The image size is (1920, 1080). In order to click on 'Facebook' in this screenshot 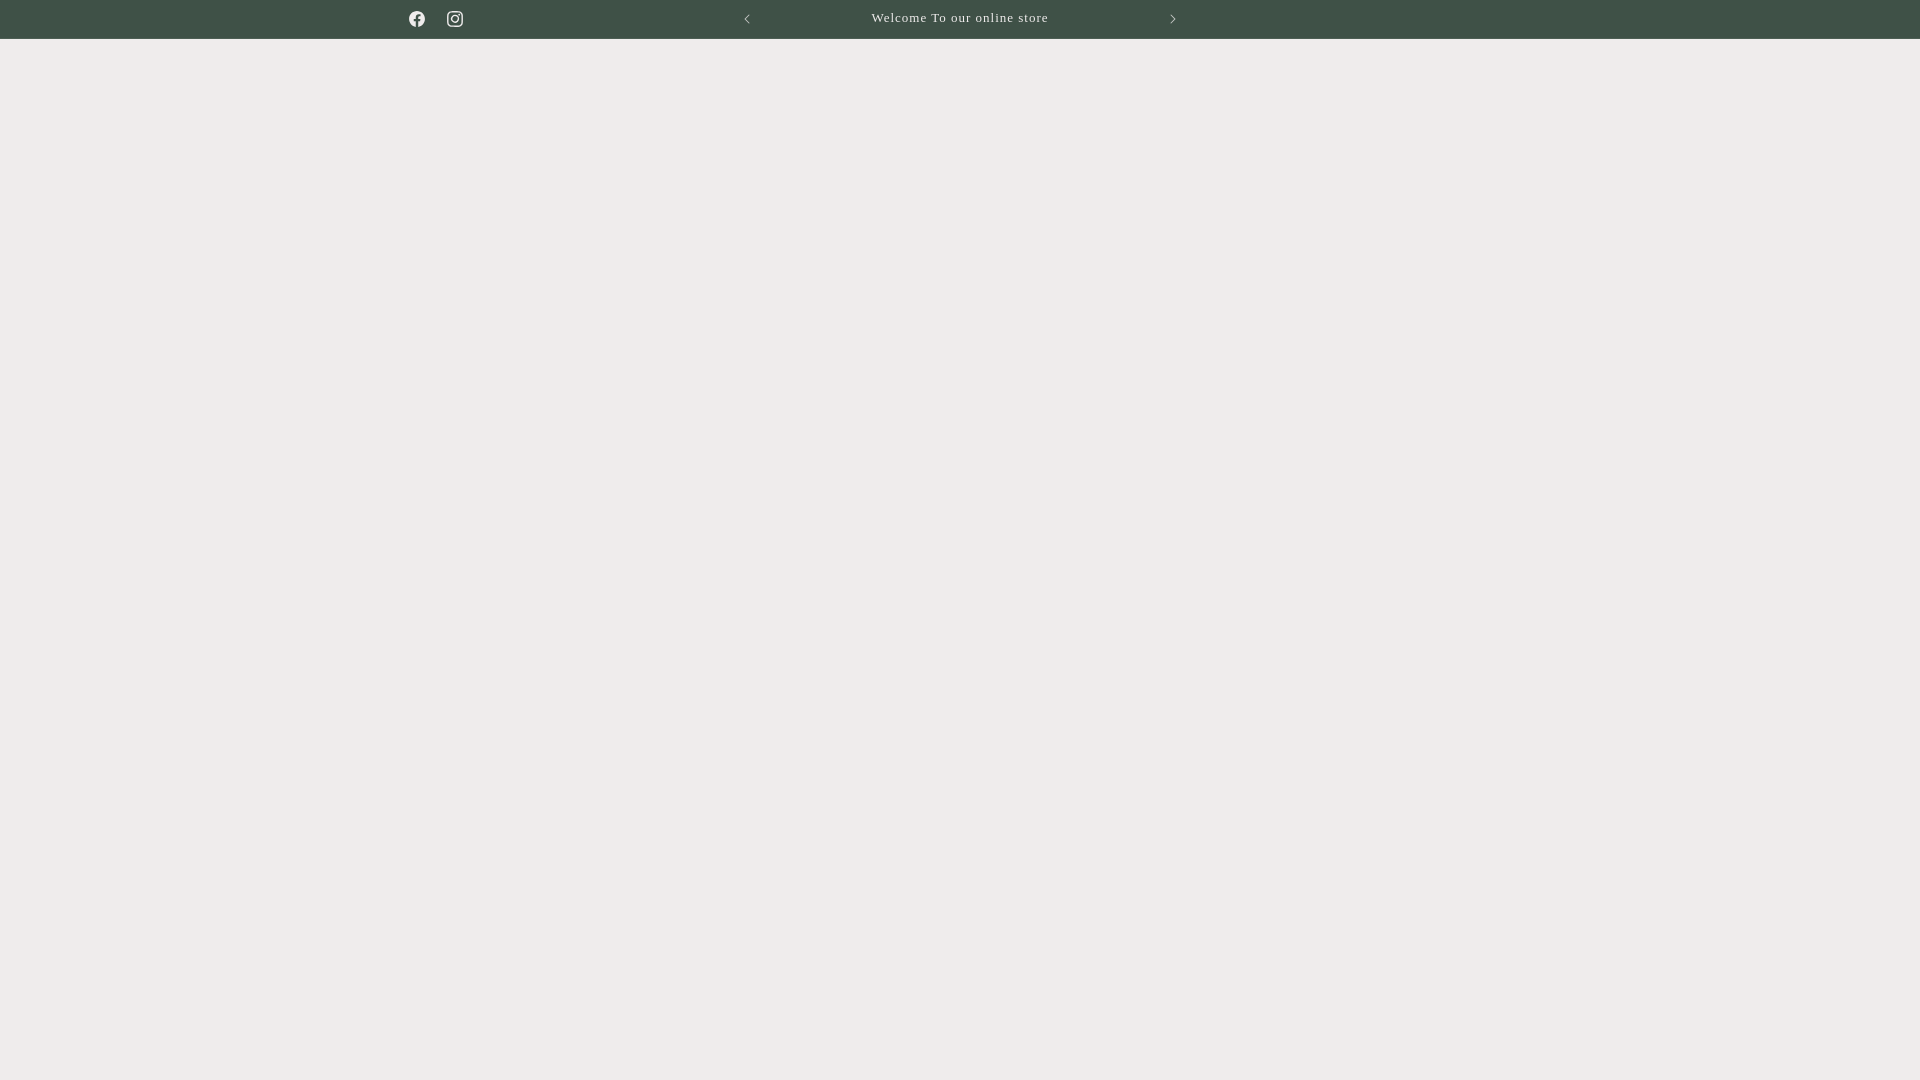, I will do `click(416, 19)`.